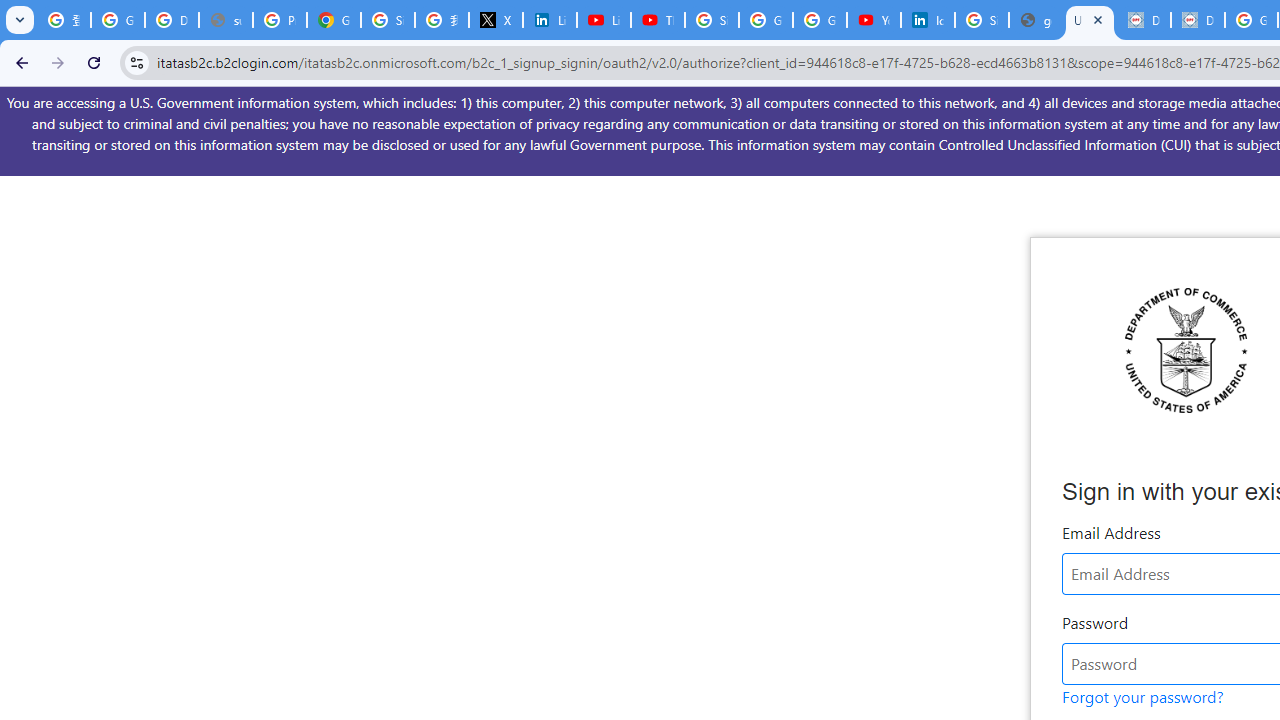 The width and height of the screenshot is (1280, 720). I want to click on 'X', so click(496, 20).